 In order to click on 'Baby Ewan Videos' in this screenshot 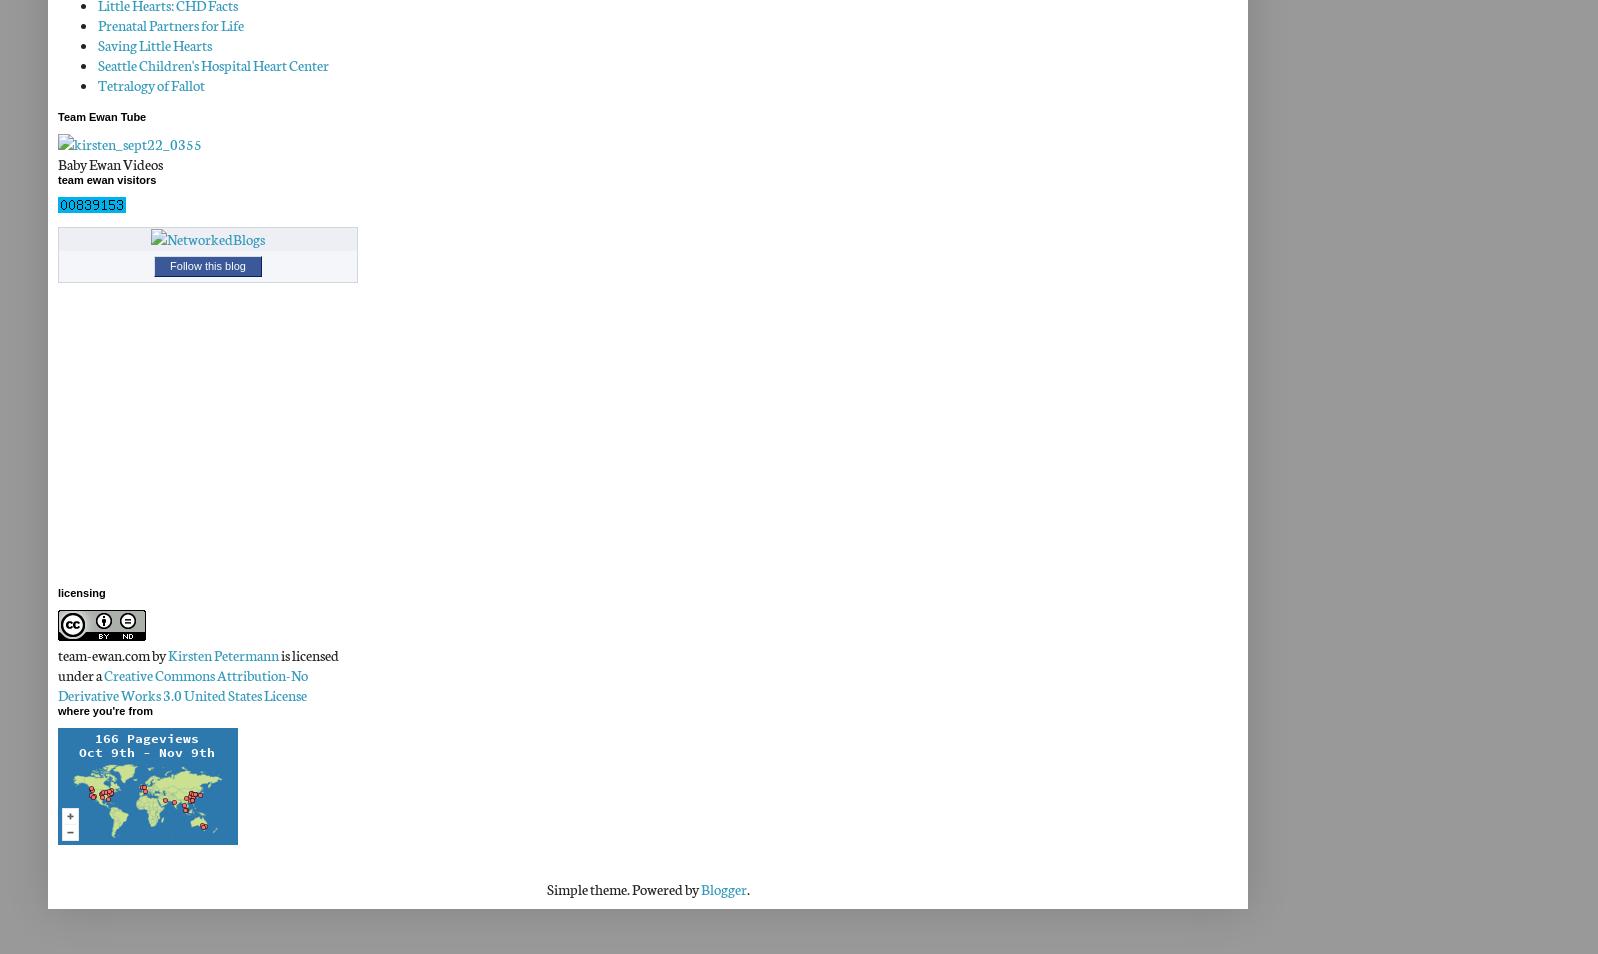, I will do `click(109, 162)`.